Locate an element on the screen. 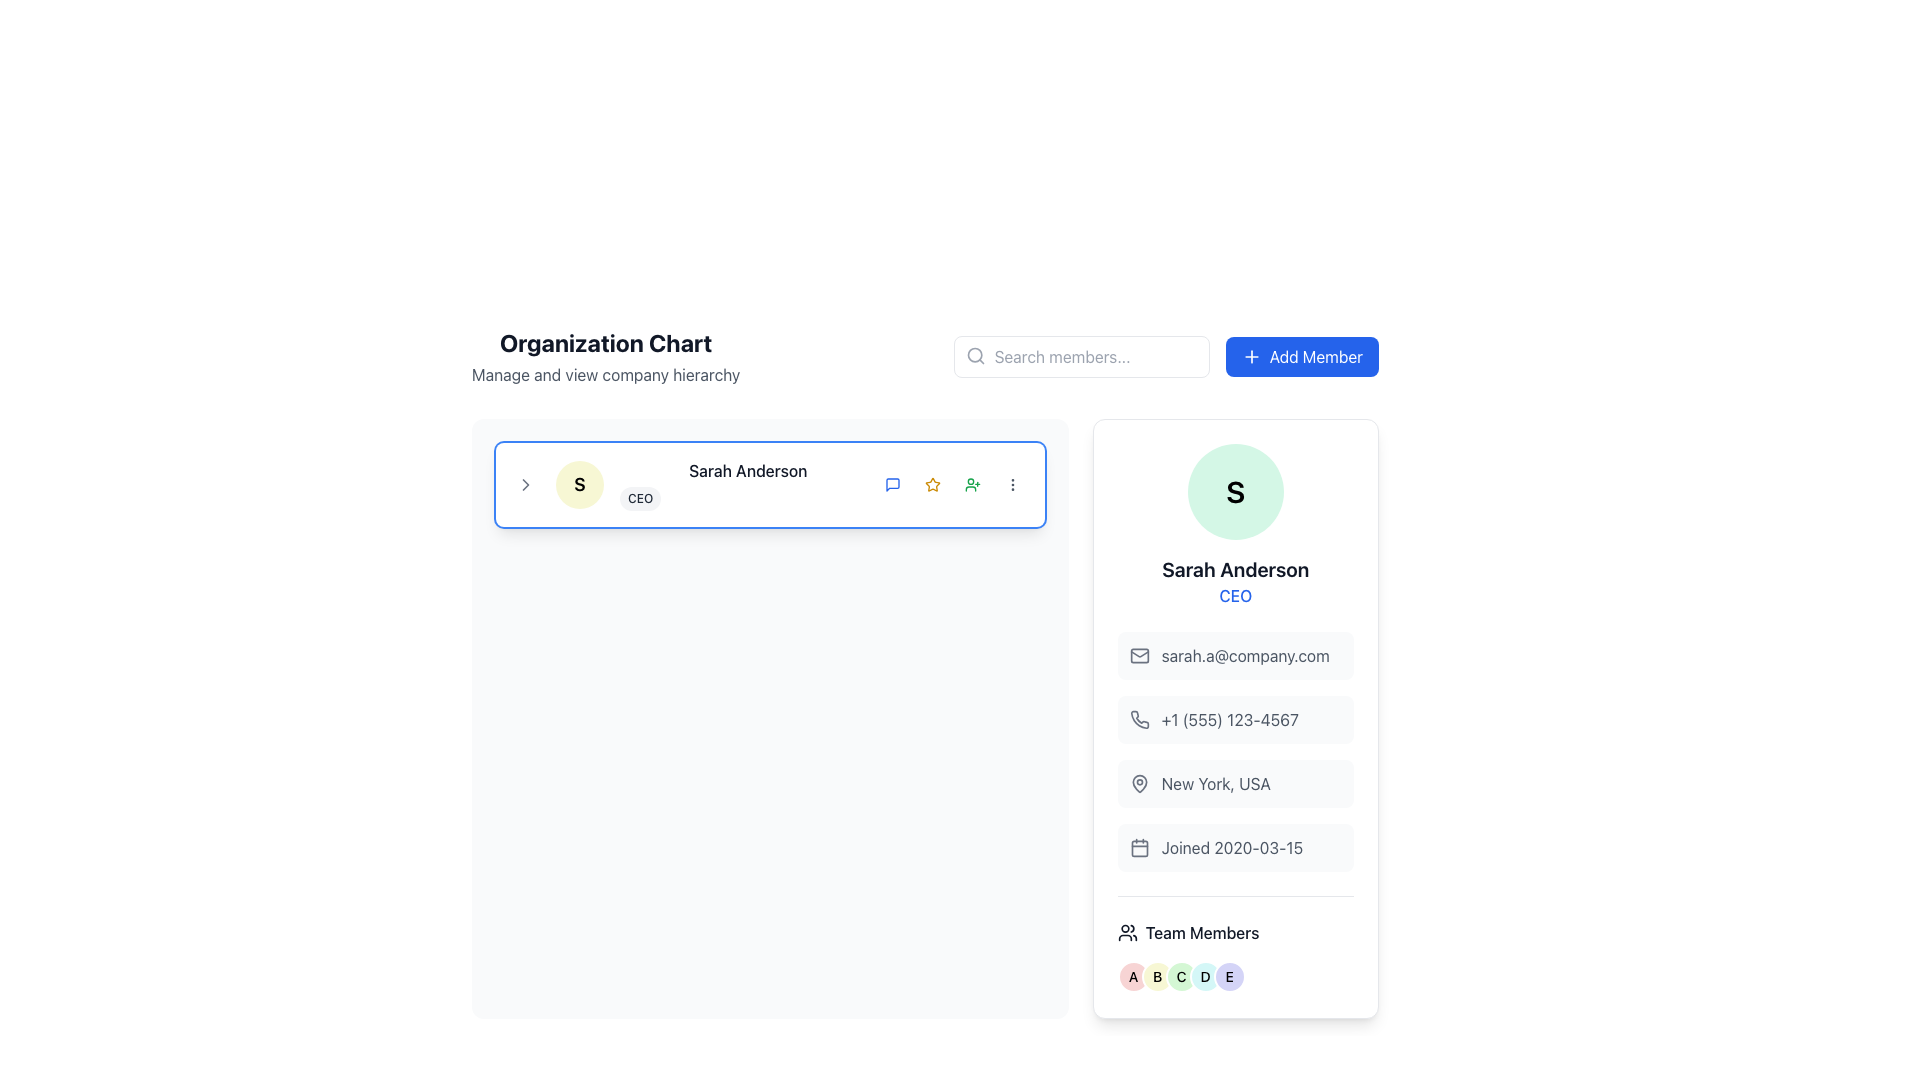 The width and height of the screenshot is (1920, 1080). the phone number text displaying contact information for Sarah Anderson, located centrally in the right-side column under the associated heading is located at coordinates (1229, 720).